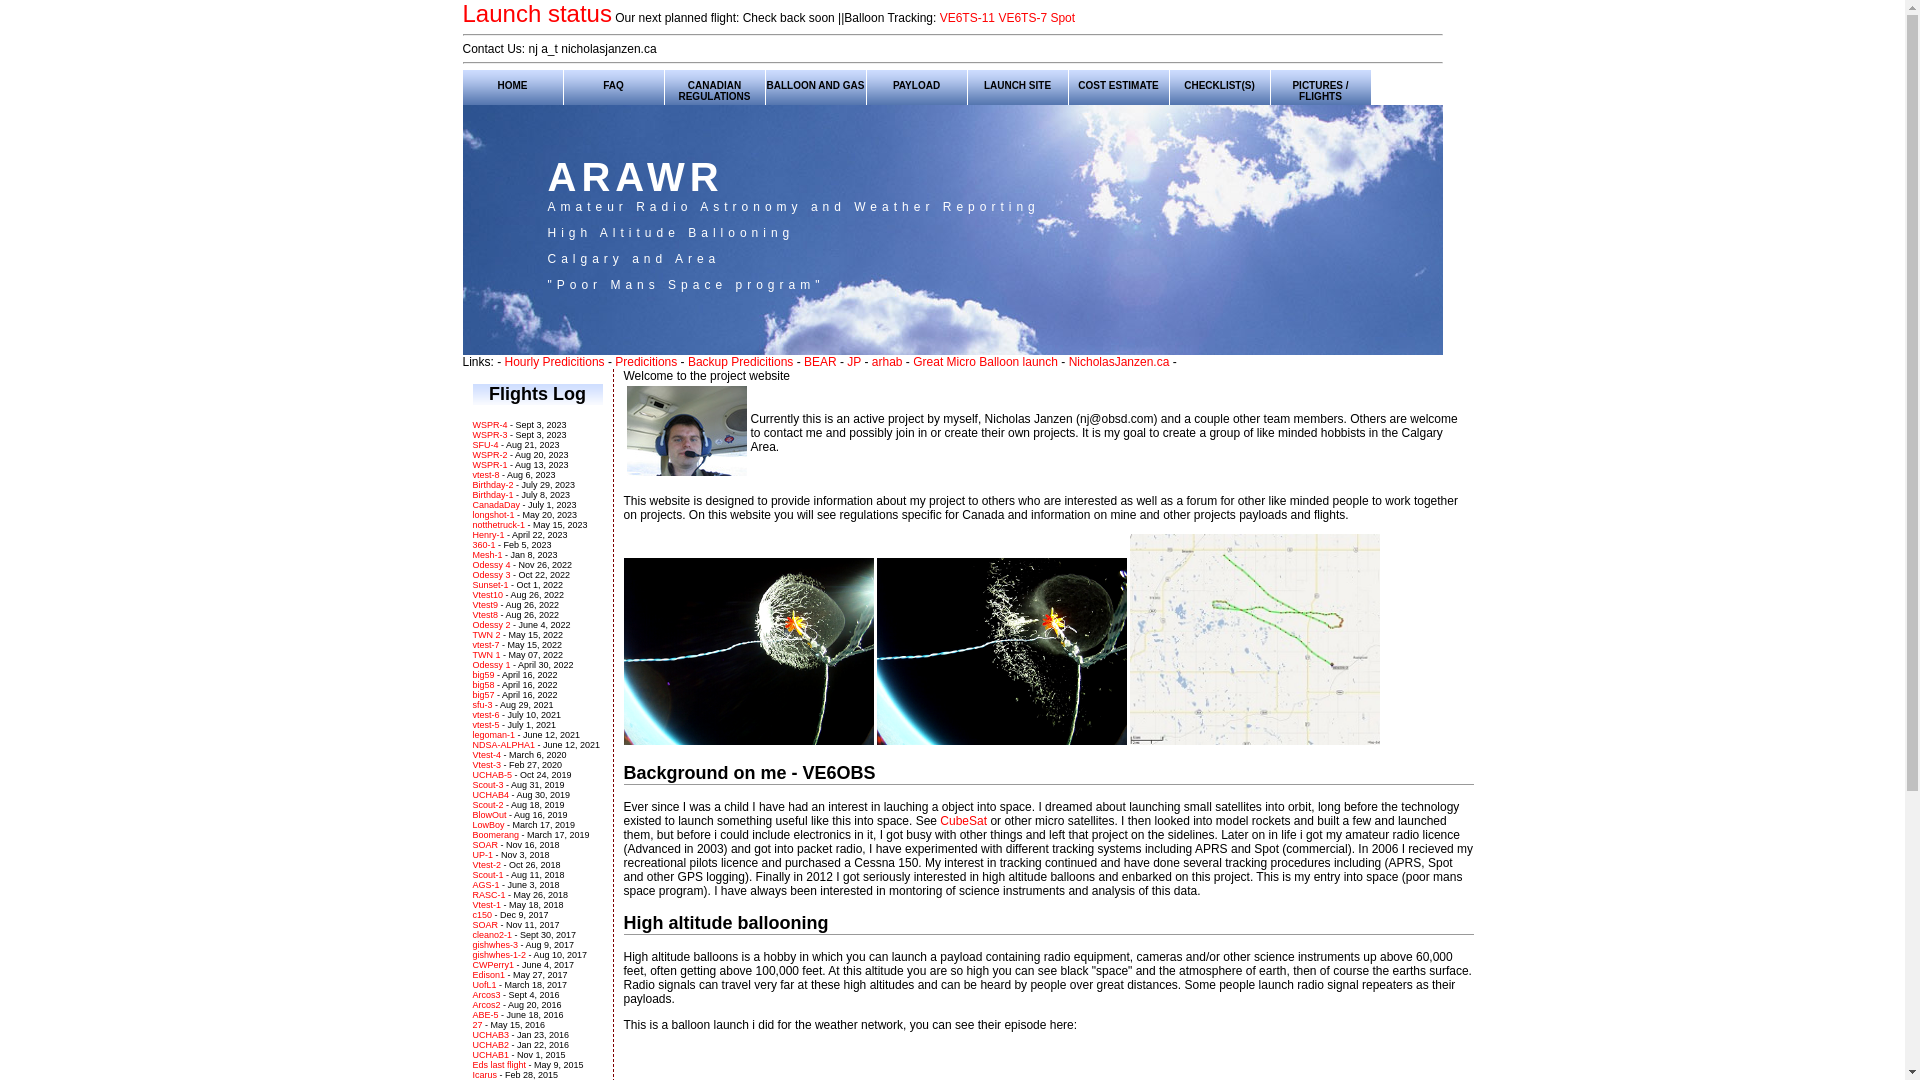 The height and width of the screenshot is (1080, 1920). Describe the element at coordinates (488, 825) in the screenshot. I see `'LowBoy'` at that location.